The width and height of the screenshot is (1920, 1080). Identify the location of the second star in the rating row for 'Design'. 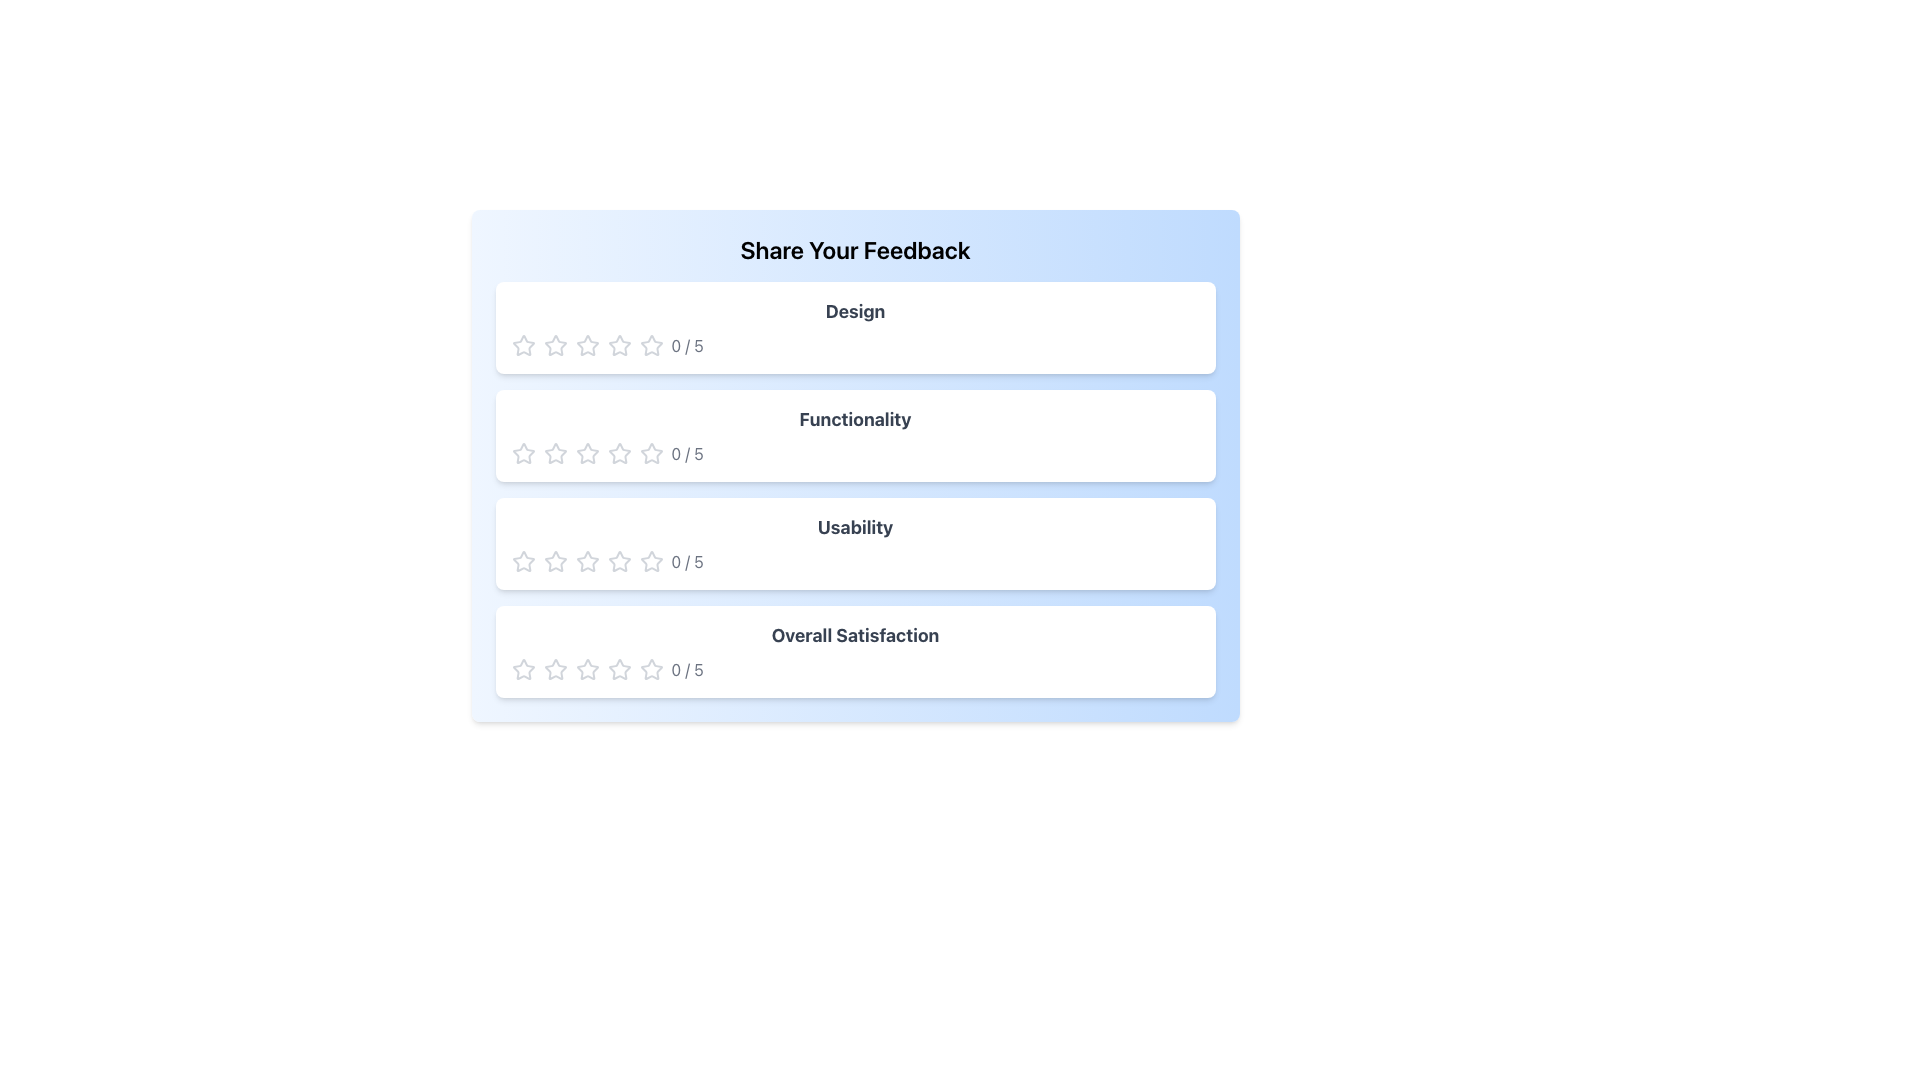
(618, 344).